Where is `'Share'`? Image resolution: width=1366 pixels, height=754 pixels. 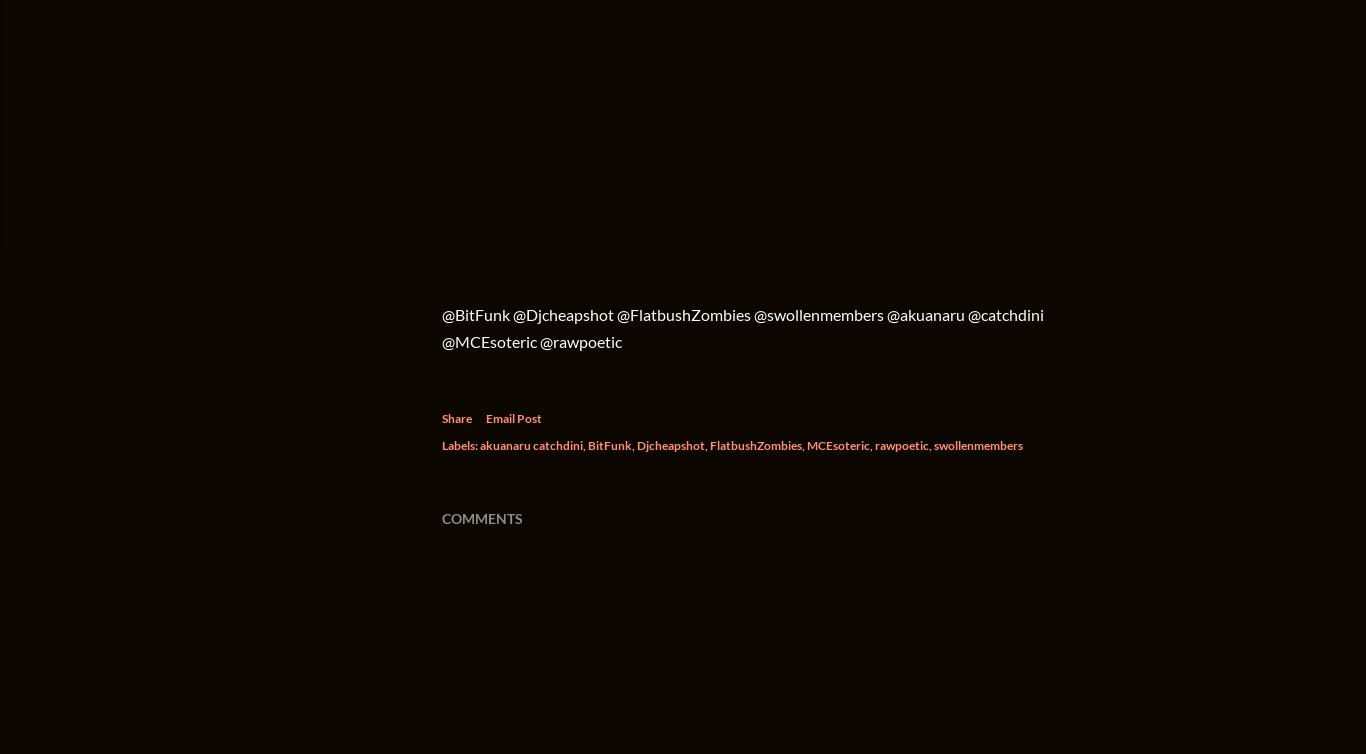 'Share' is located at coordinates (457, 417).